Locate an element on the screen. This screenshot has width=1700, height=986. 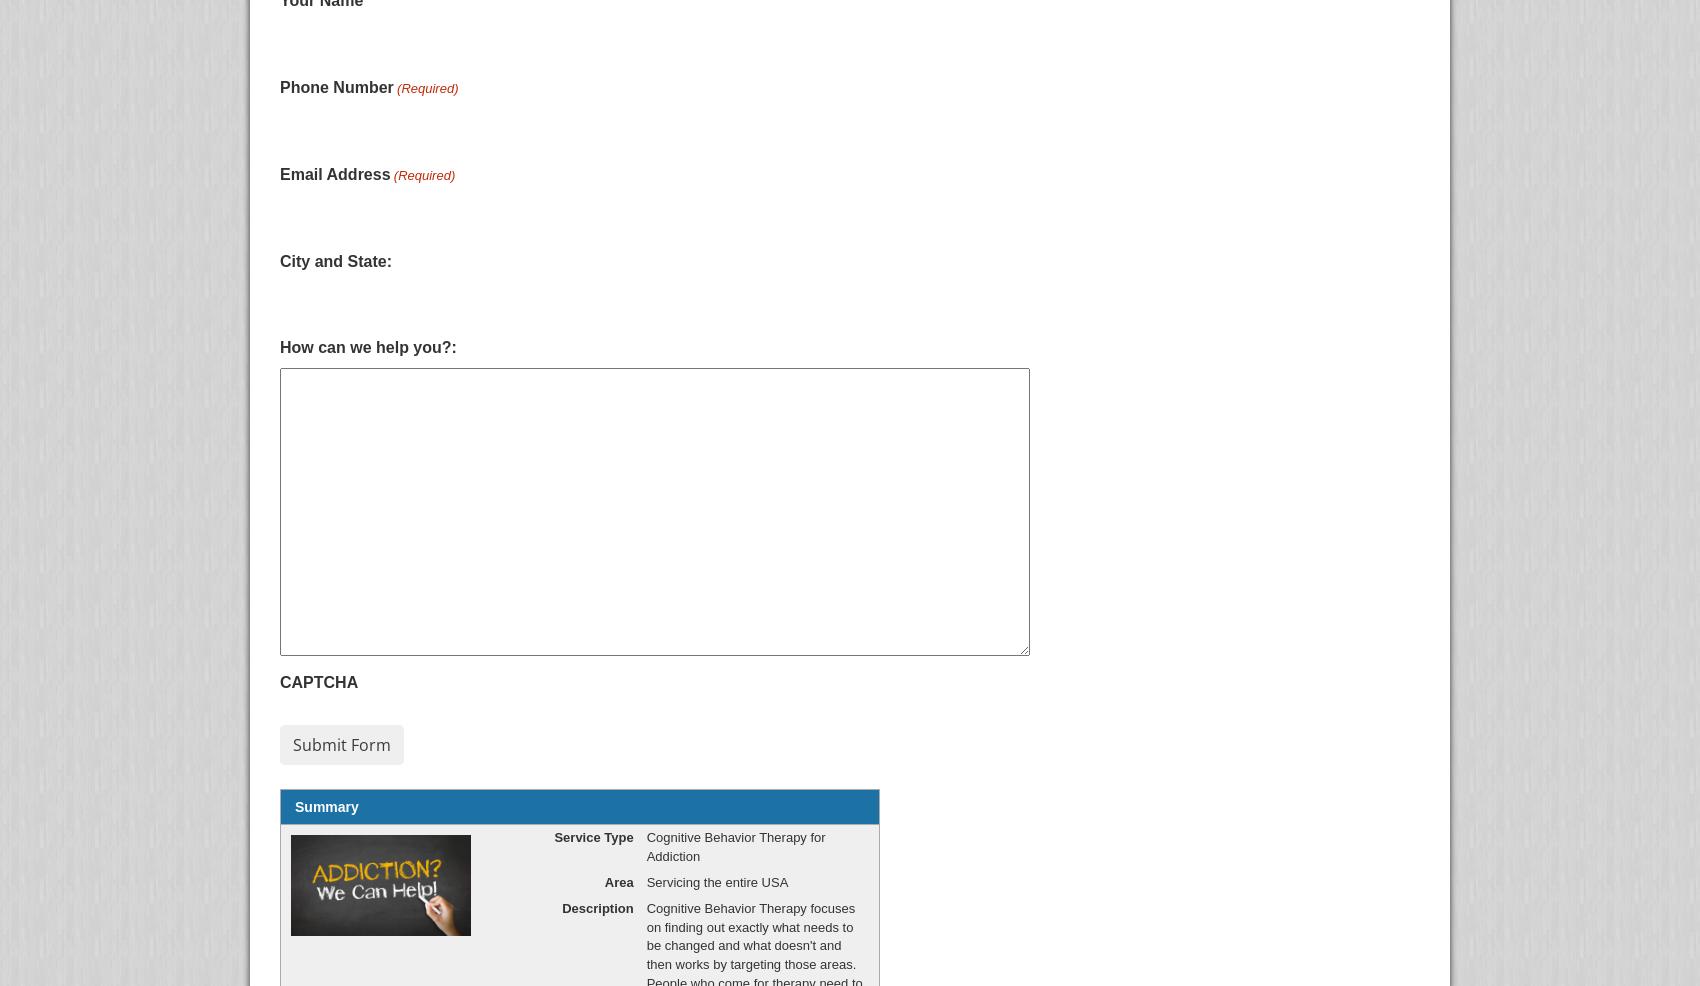
'Summary' is located at coordinates (325, 807).